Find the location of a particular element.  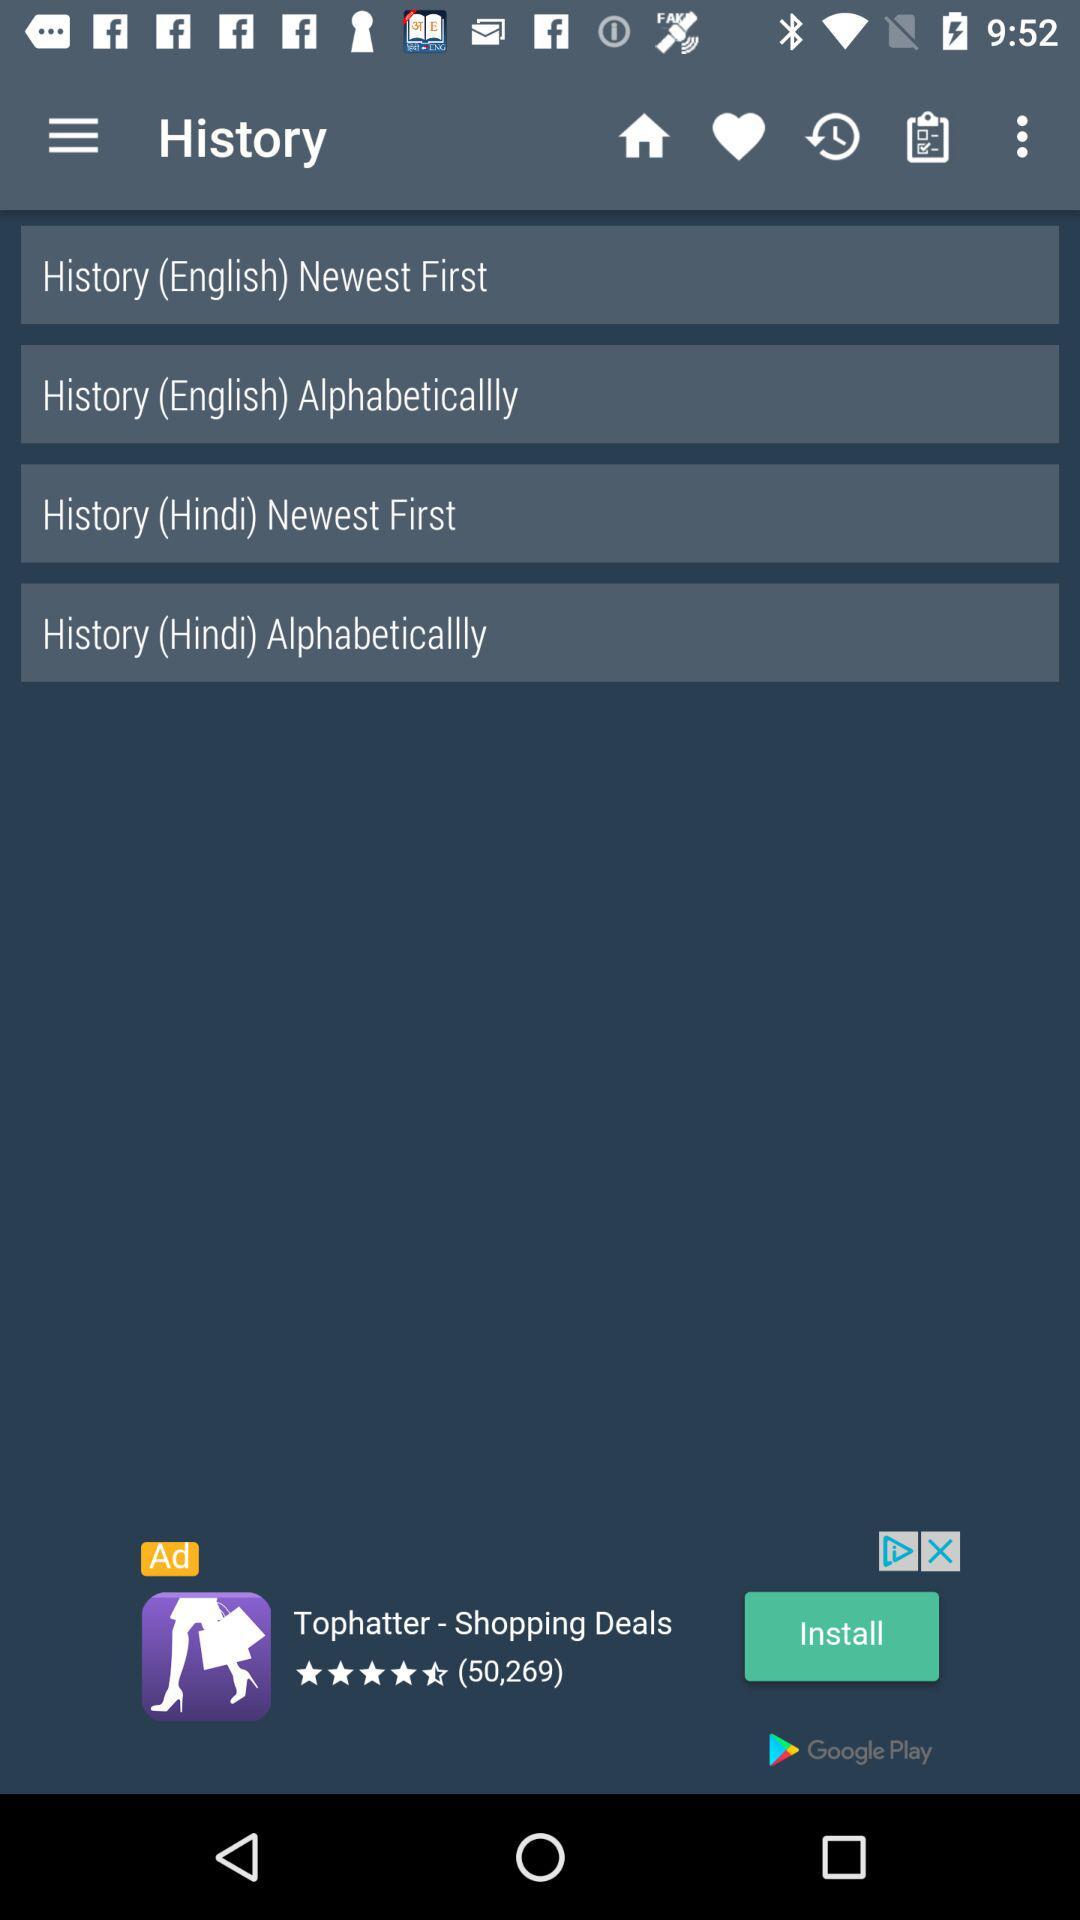

space where you access advertising is located at coordinates (540, 1662).